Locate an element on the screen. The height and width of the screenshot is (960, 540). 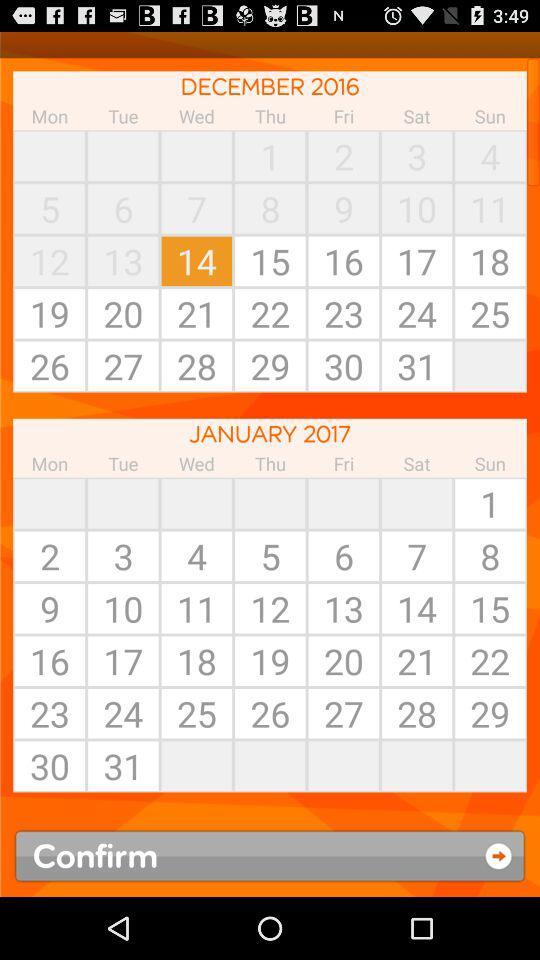
confirm item is located at coordinates (270, 855).